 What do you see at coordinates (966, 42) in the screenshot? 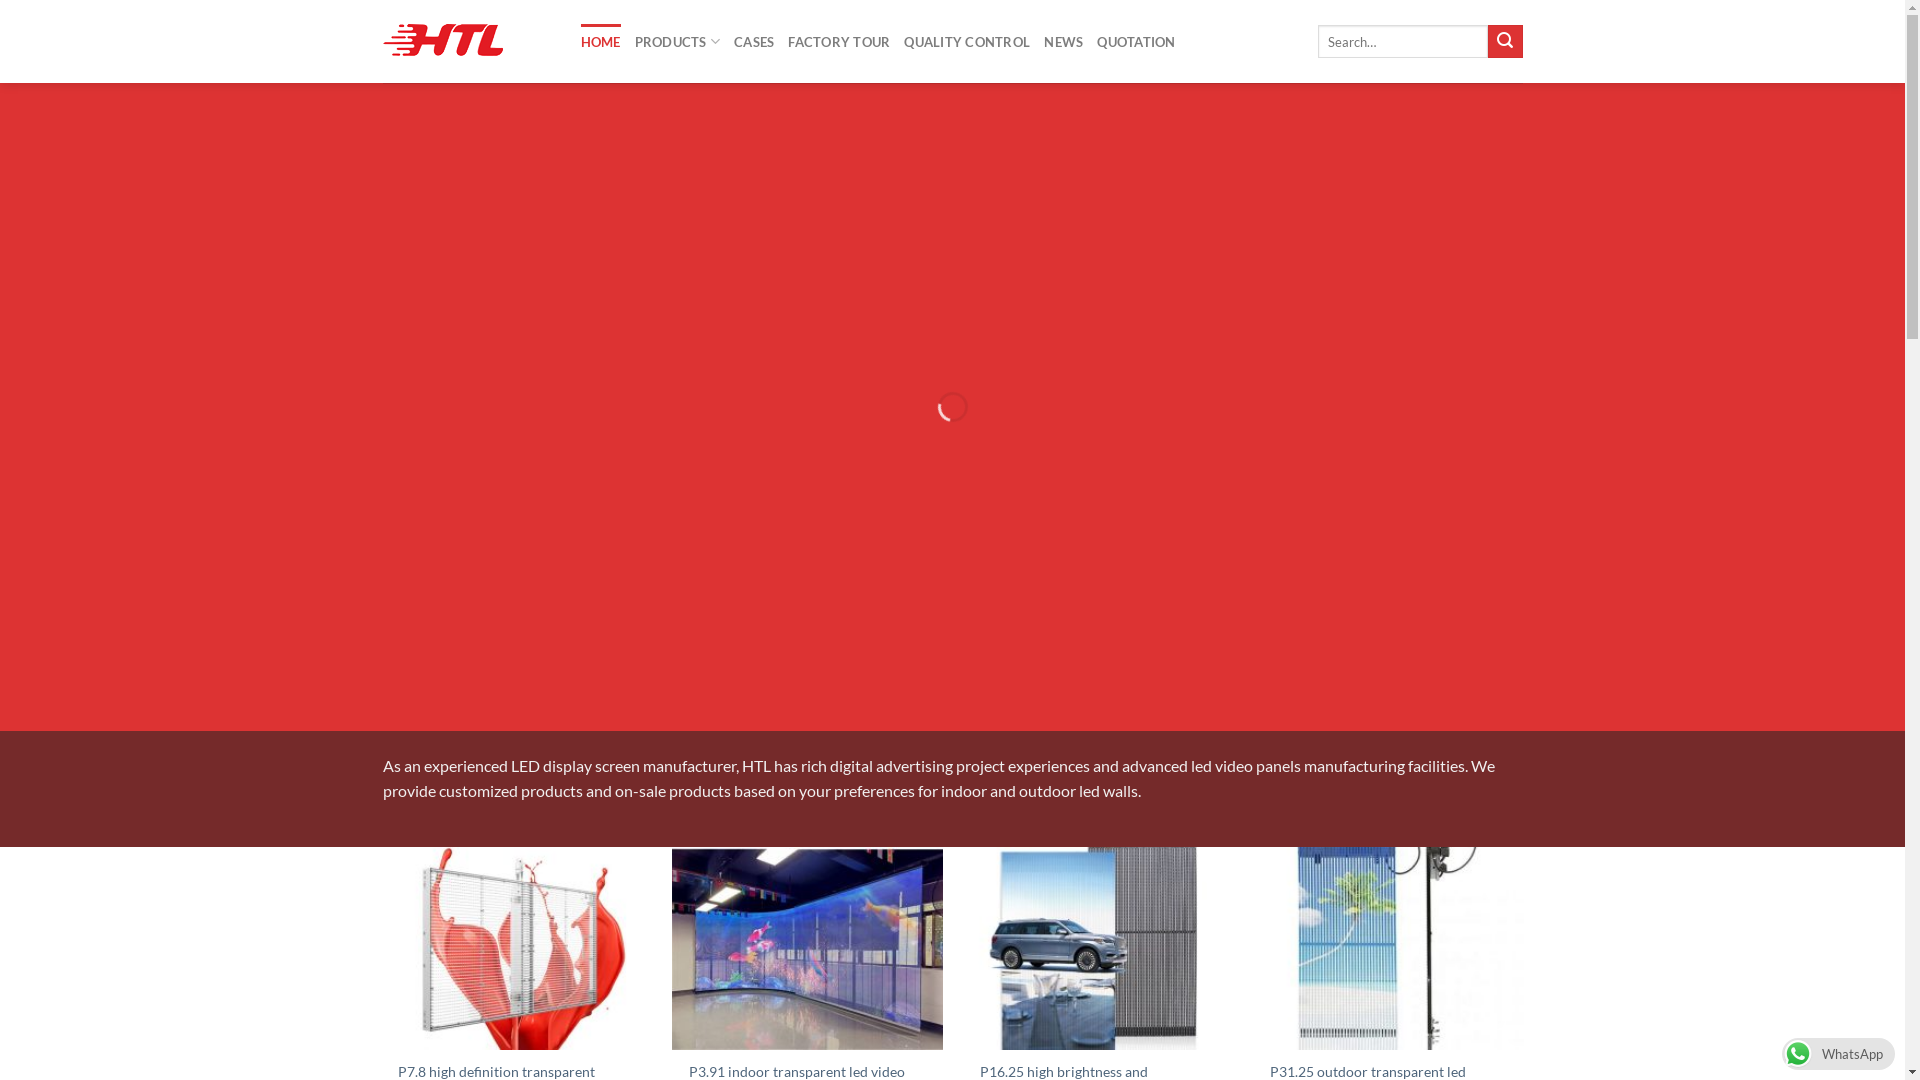
I see `'QUALITY CONTROL'` at bounding box center [966, 42].